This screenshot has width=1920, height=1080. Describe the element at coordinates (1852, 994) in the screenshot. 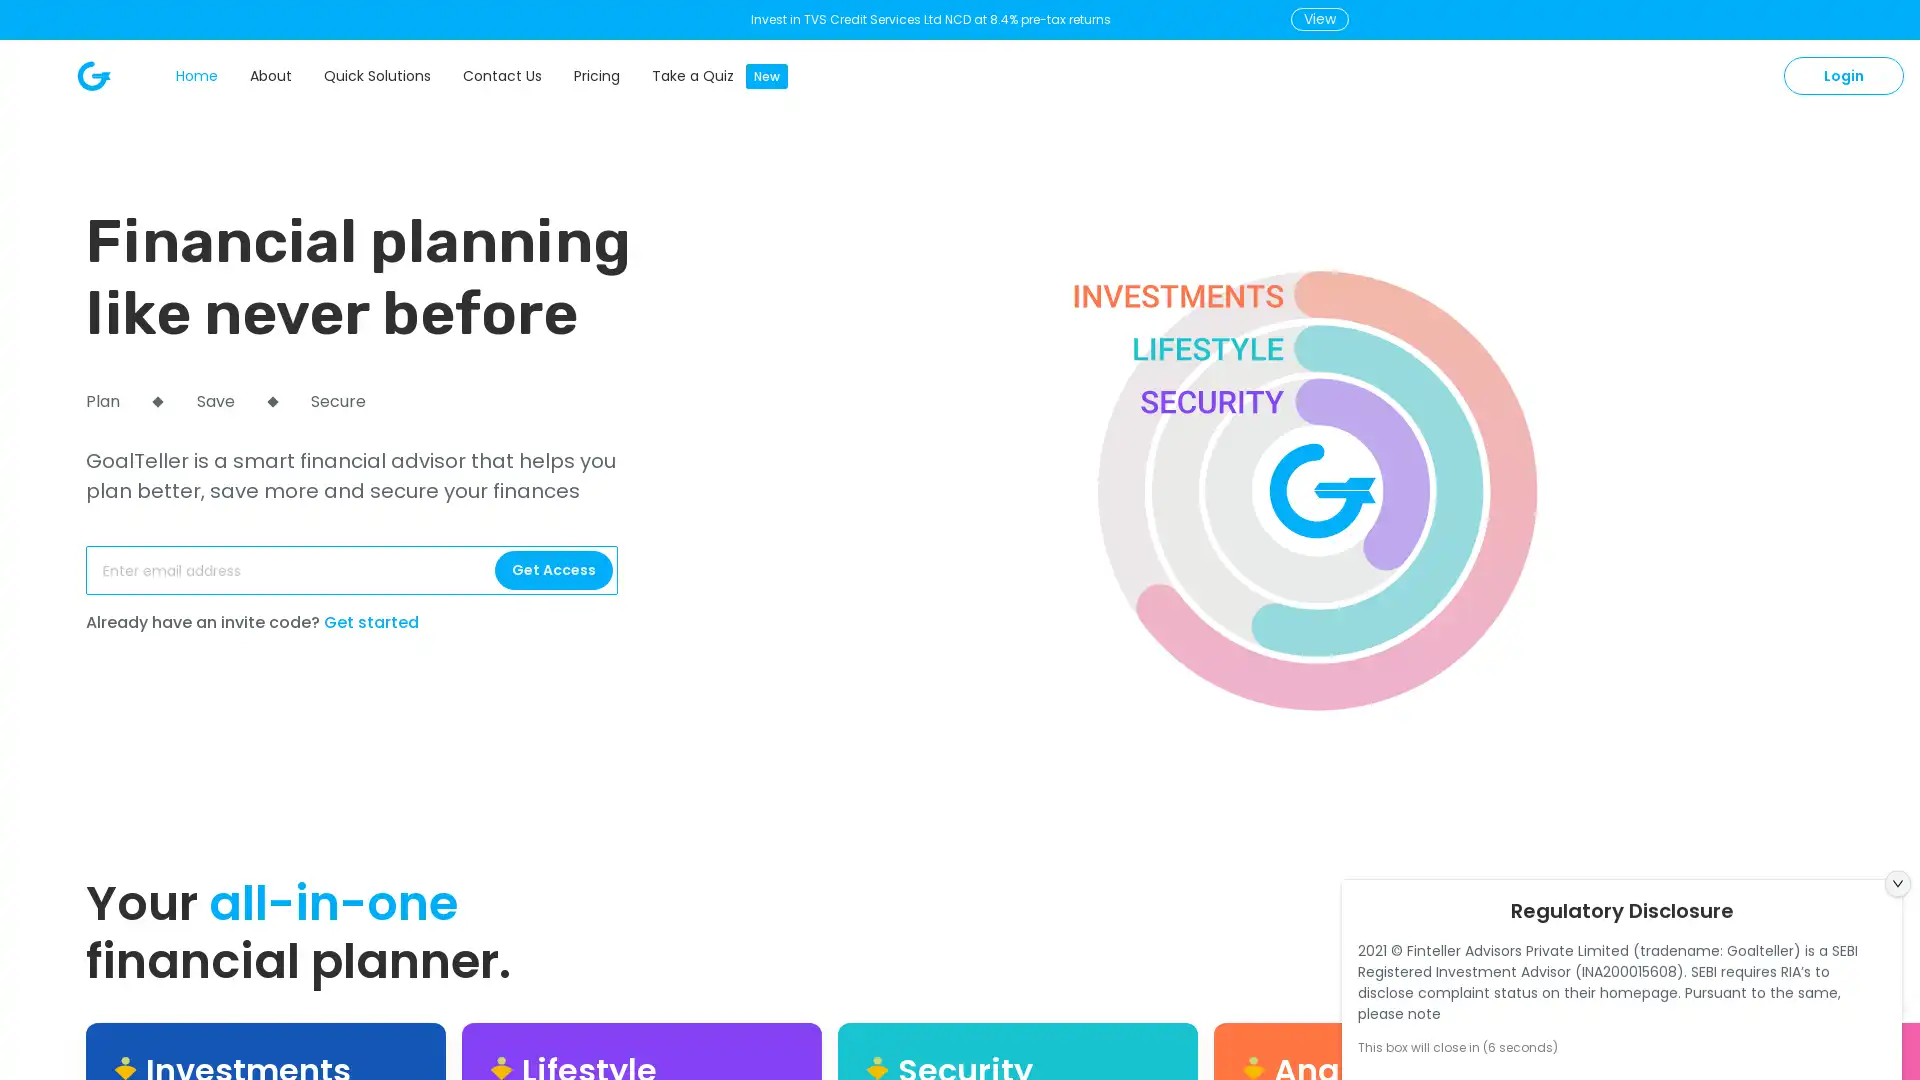

I see `Previous slide` at that location.